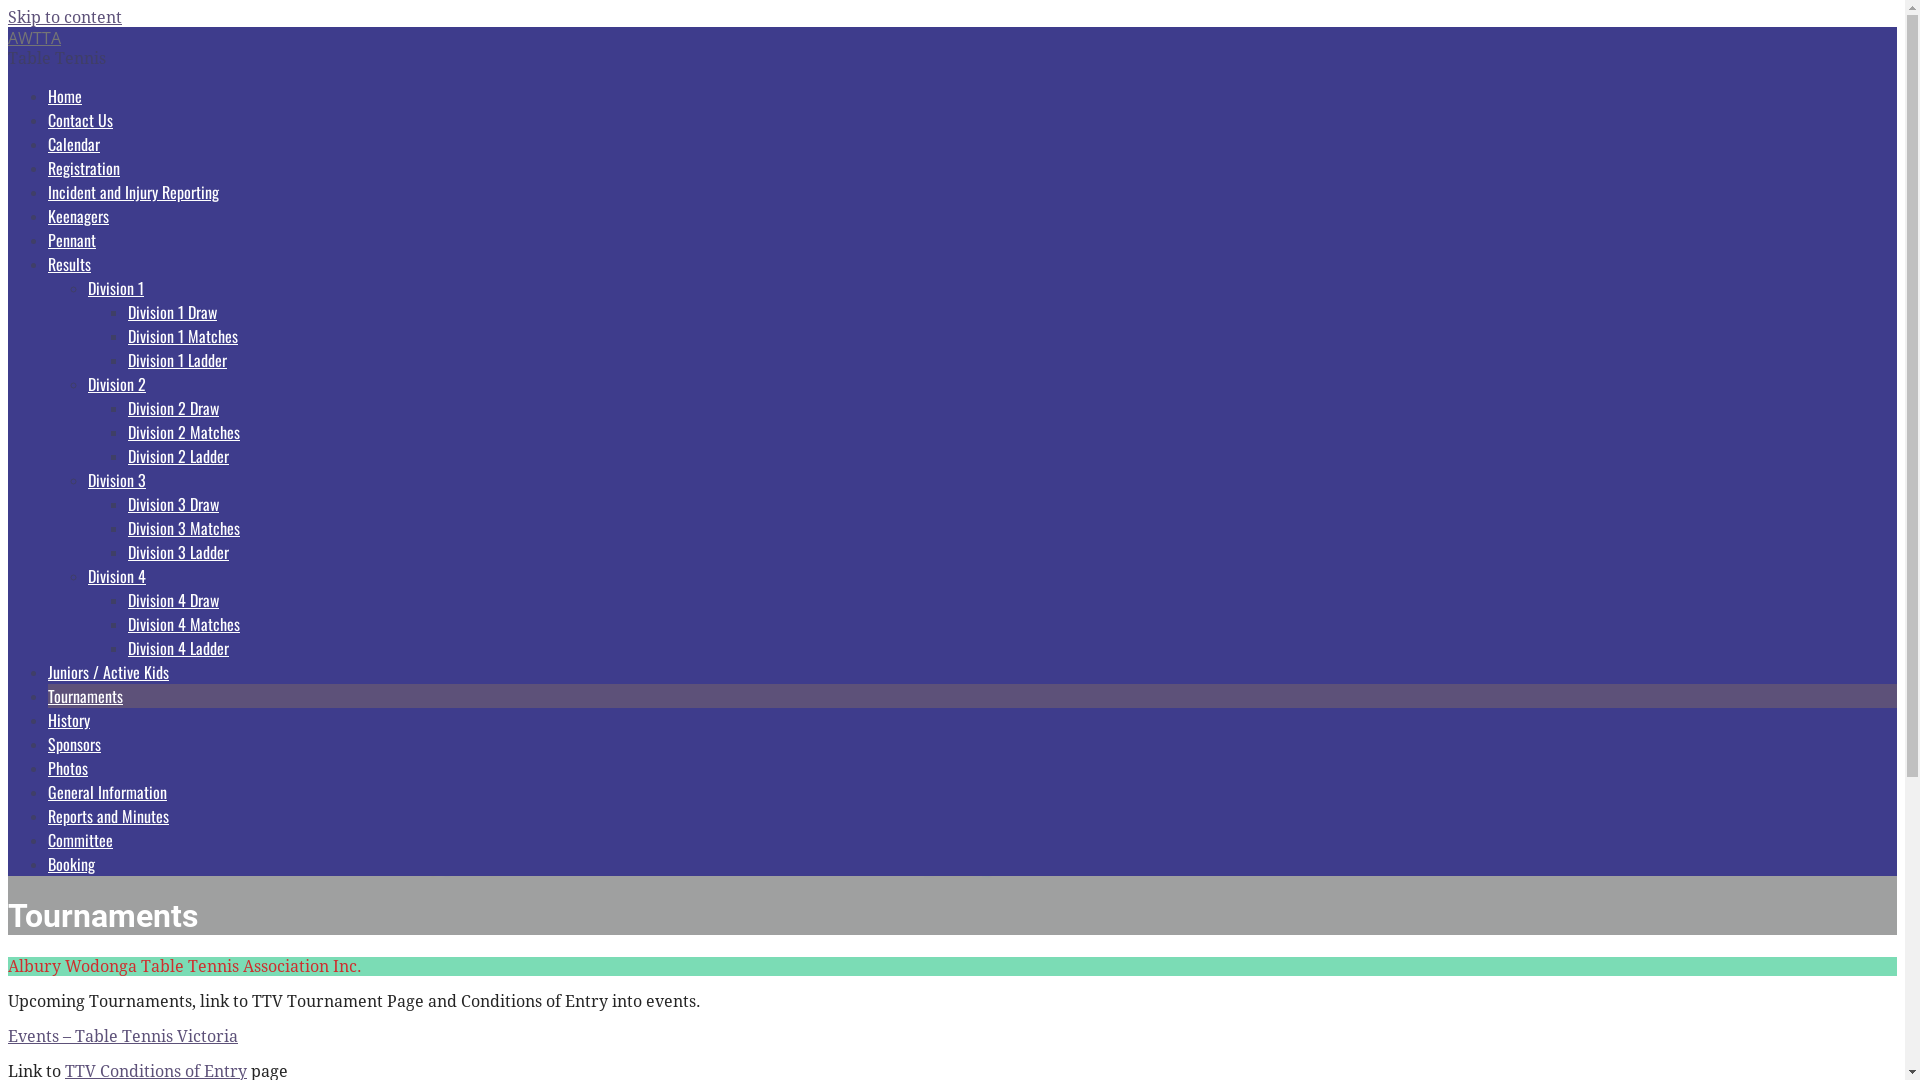 The image size is (1920, 1080). I want to click on 'Juniors / Active Kids', so click(107, 671).